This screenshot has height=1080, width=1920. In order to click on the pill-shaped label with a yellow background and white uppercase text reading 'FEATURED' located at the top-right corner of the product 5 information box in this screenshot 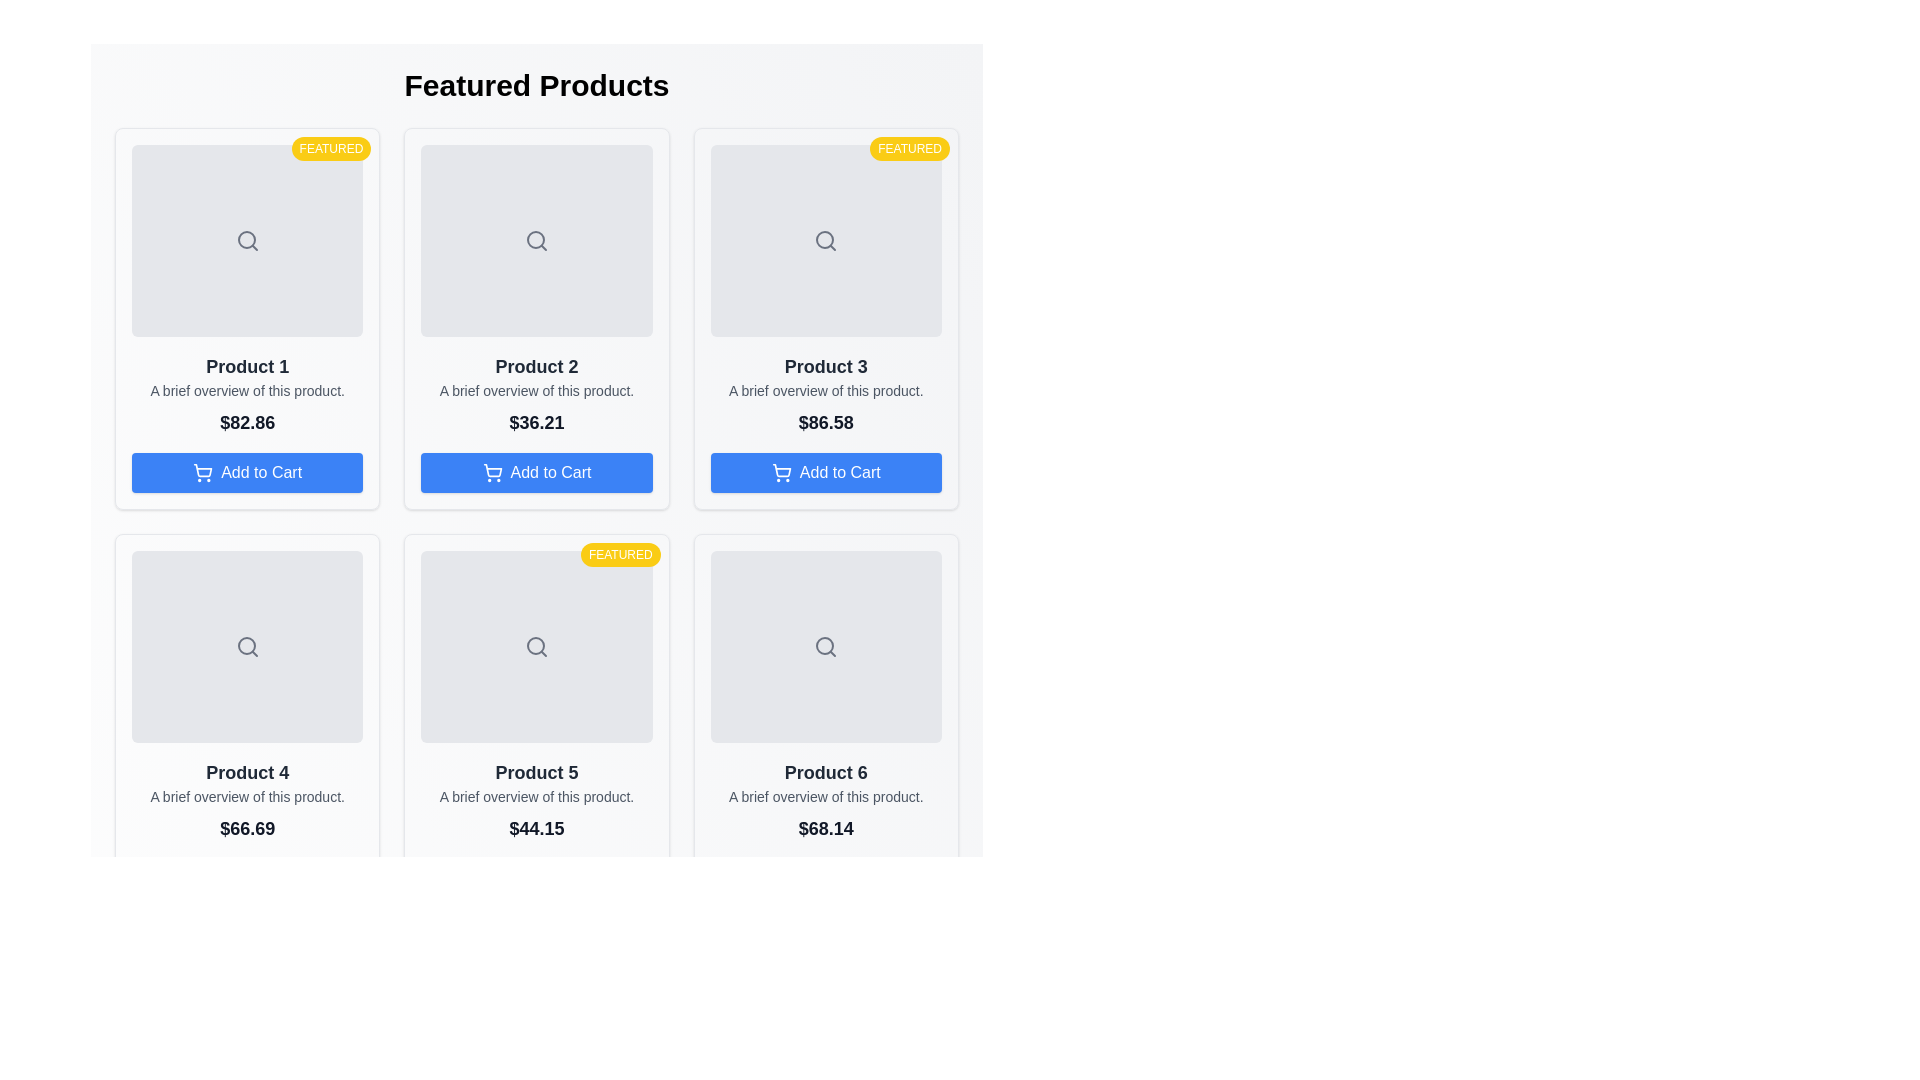, I will do `click(619, 555)`.